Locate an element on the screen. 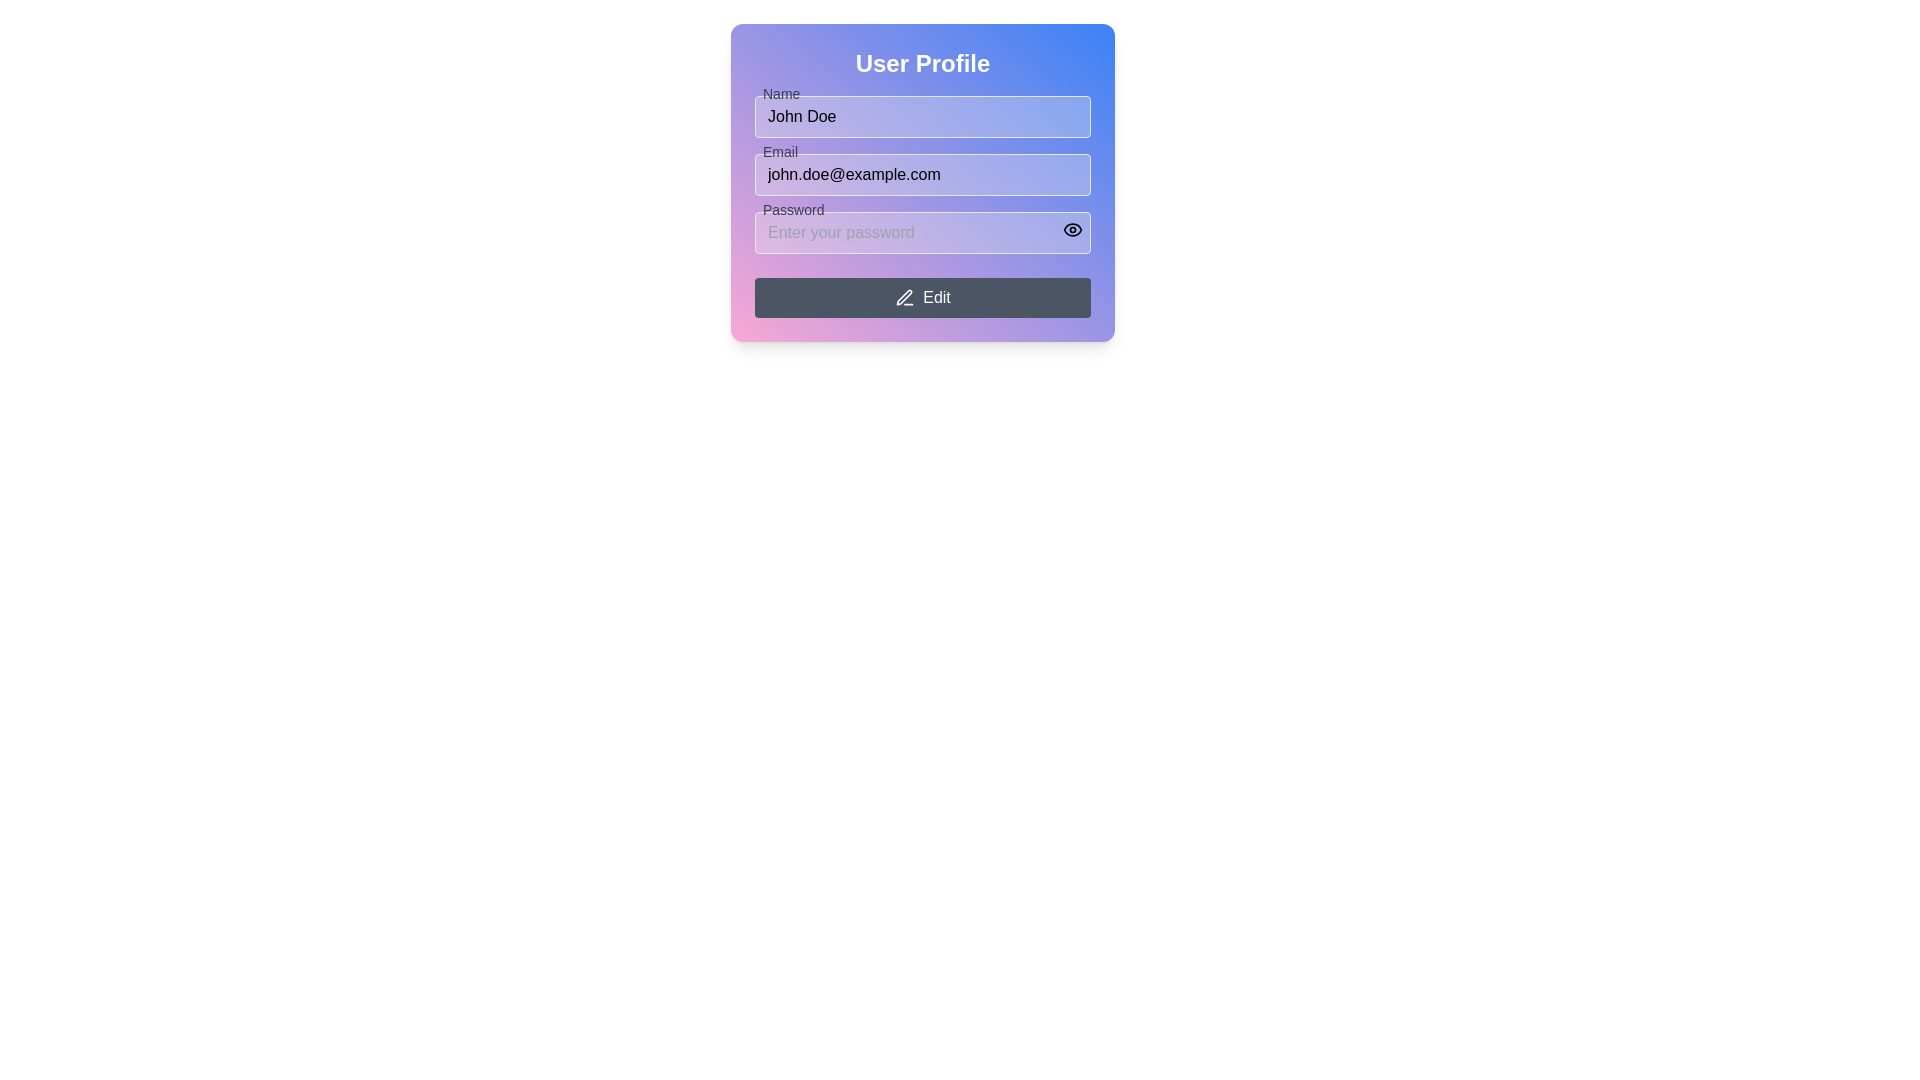  the text label indicating the user's name, which is positioned directly above the input field for entering the user's name in the form is located at coordinates (780, 93).